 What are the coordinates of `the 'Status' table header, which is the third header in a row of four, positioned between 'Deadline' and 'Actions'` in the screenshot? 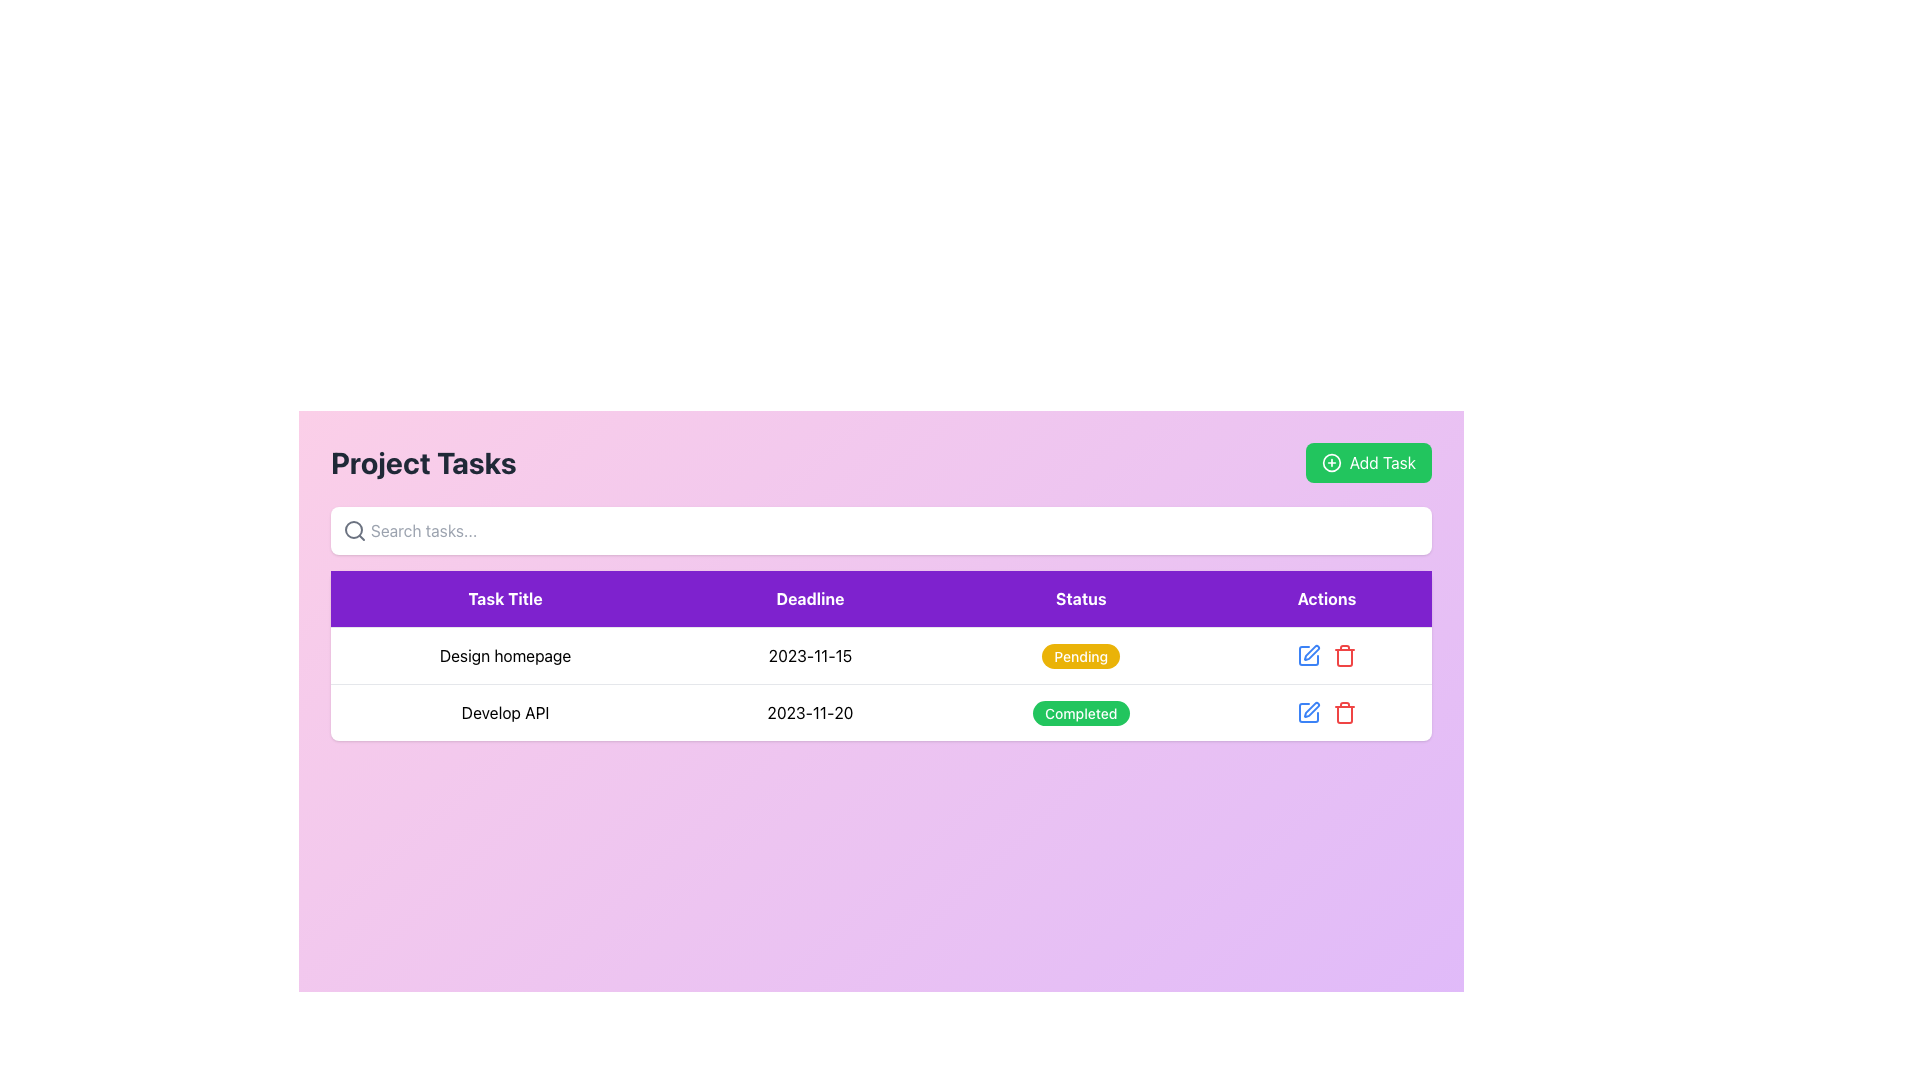 It's located at (1080, 598).